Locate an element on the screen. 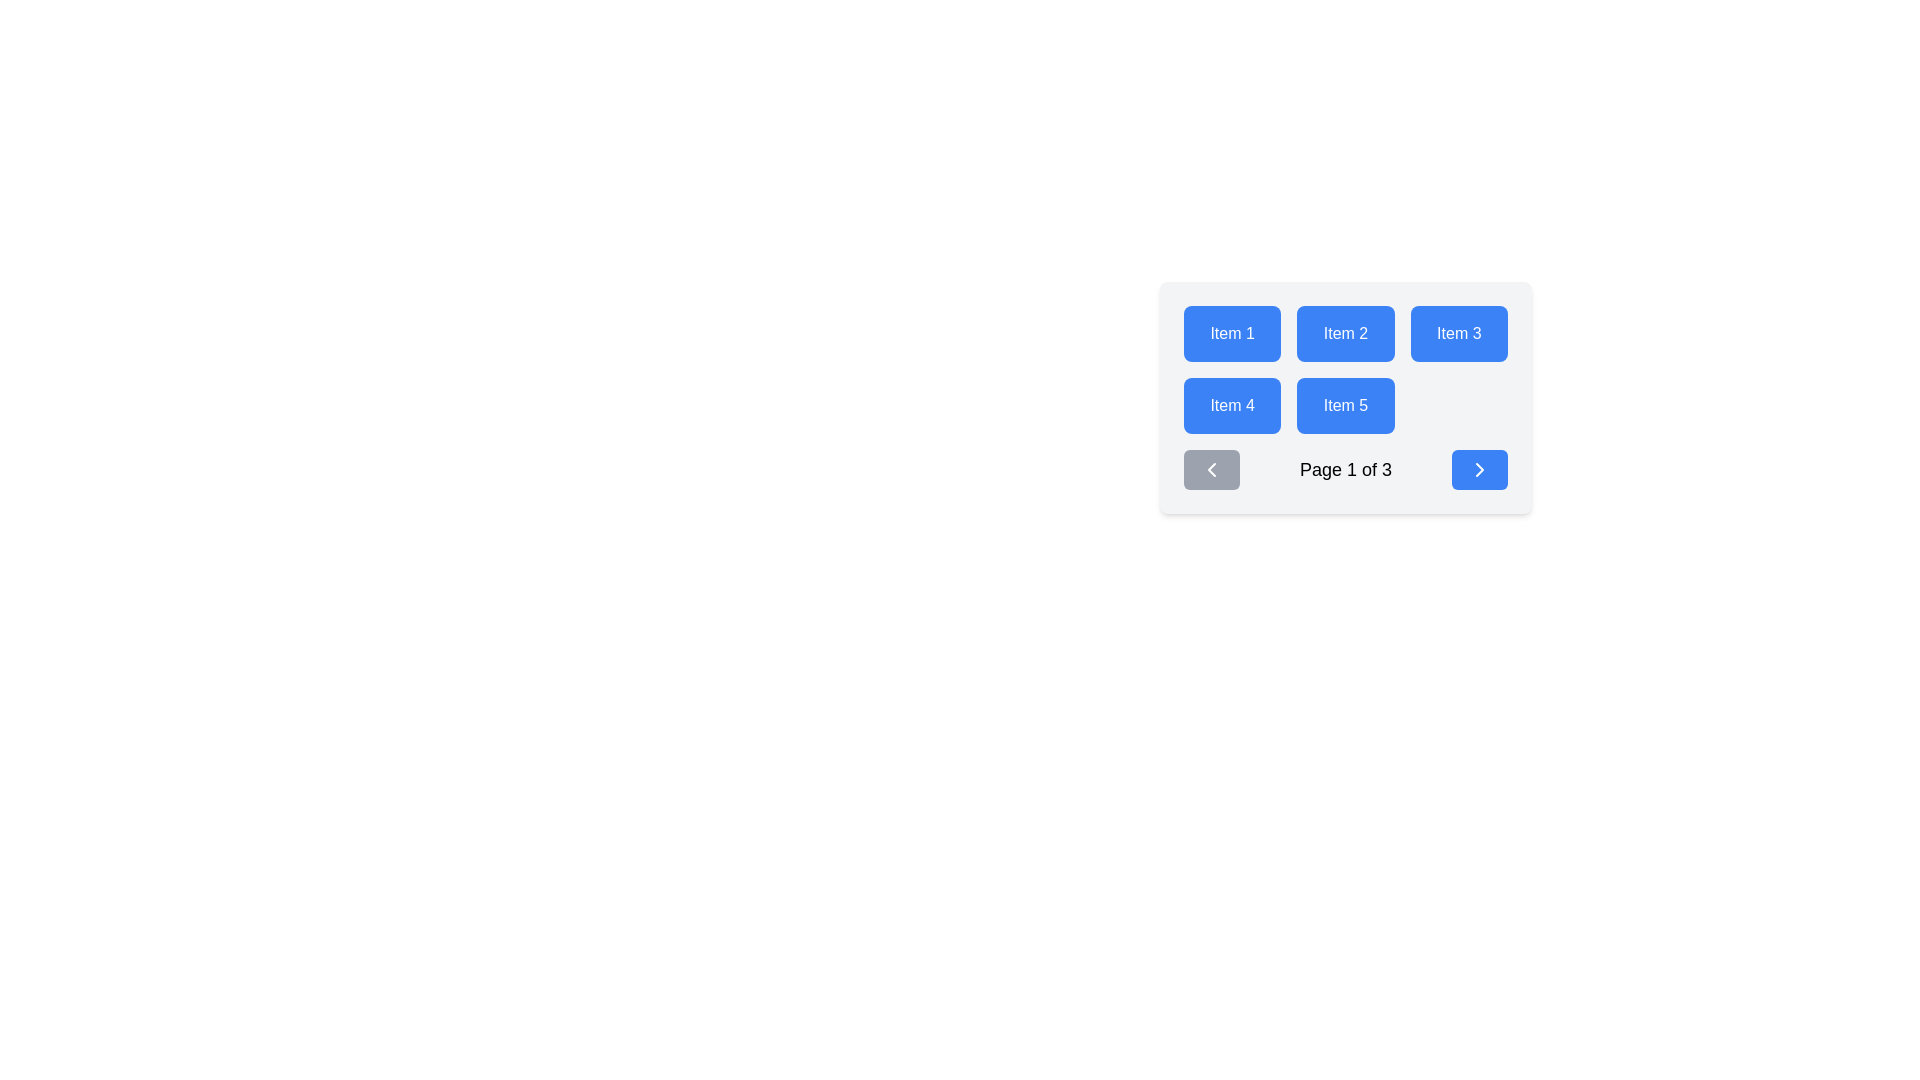  the grid of blue buttons within the composite widget is located at coordinates (1345, 397).